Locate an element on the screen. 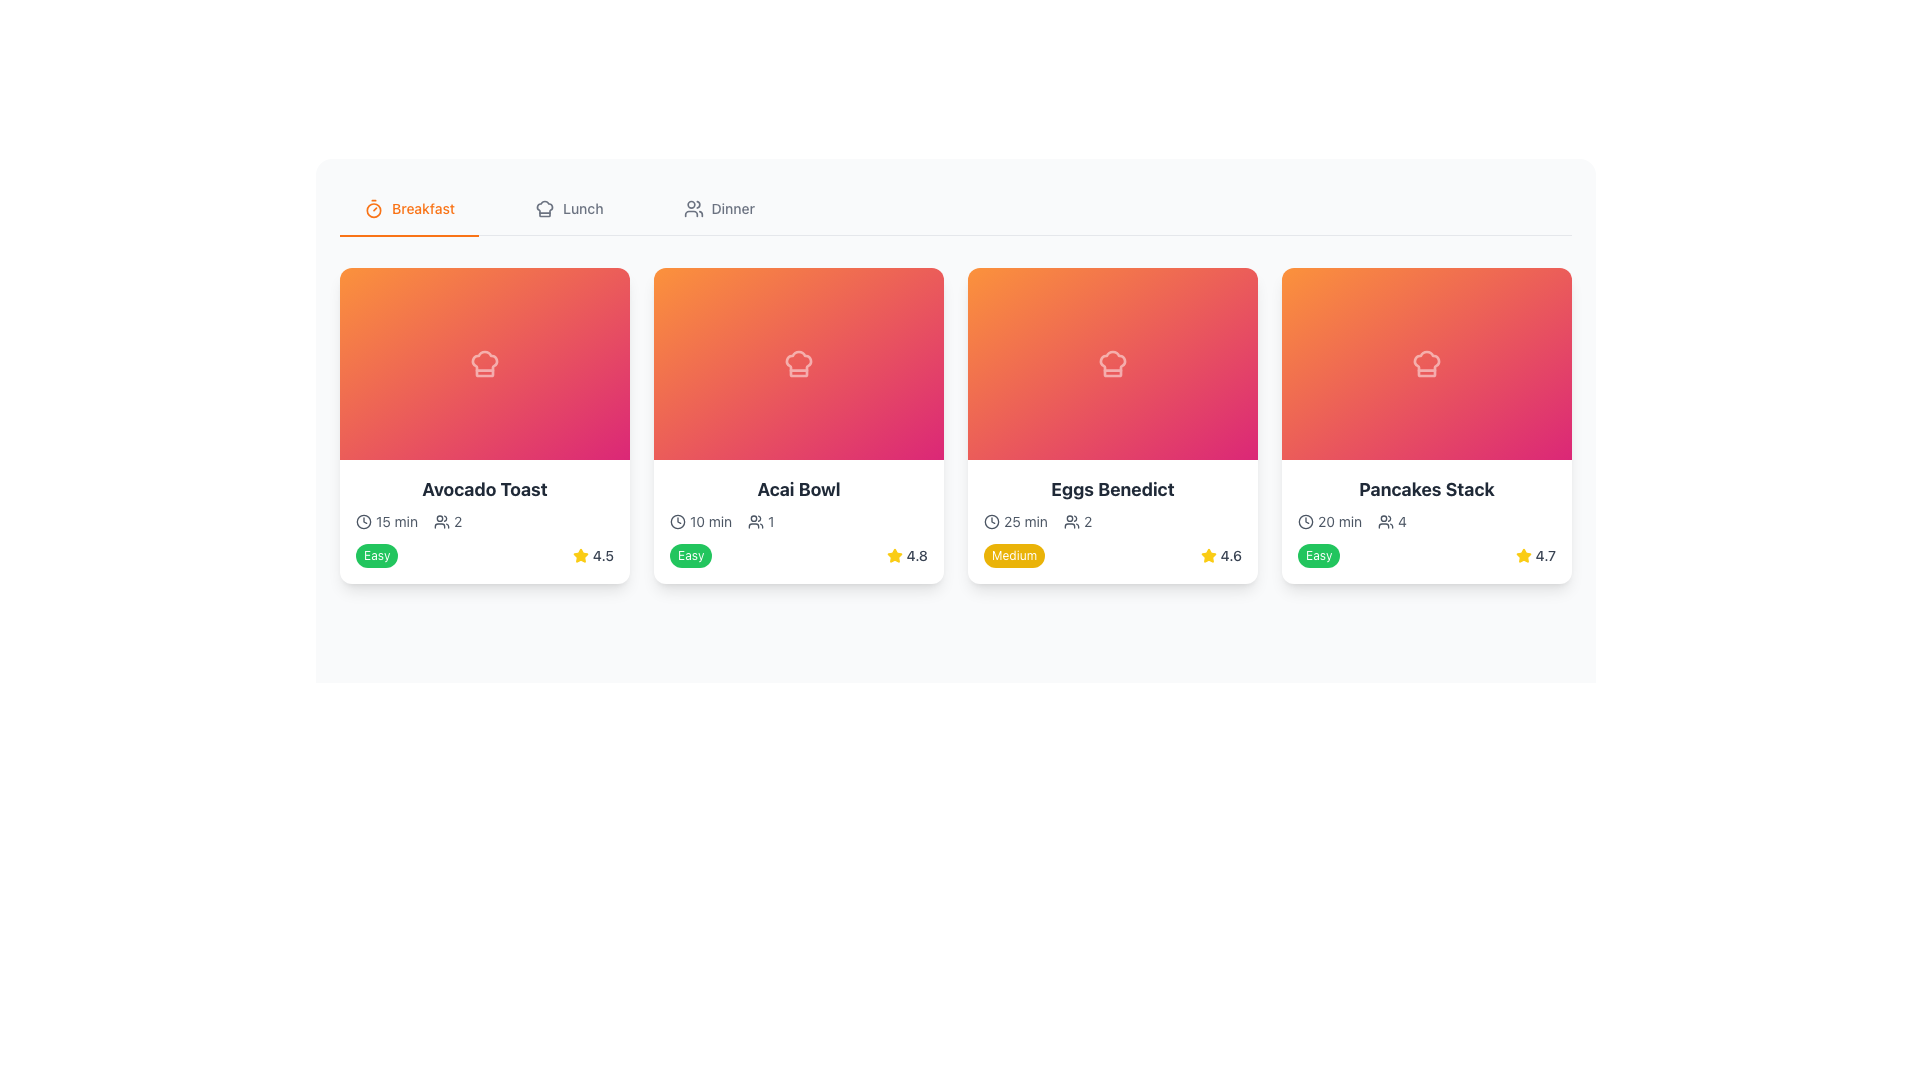 The height and width of the screenshot is (1080, 1920). the decorative icon located in the third card of the horizontally arranged list of four cards below the header tabs labeled 'Breakfast,' 'Lunch,' and 'Dinner.' is located at coordinates (1112, 363).